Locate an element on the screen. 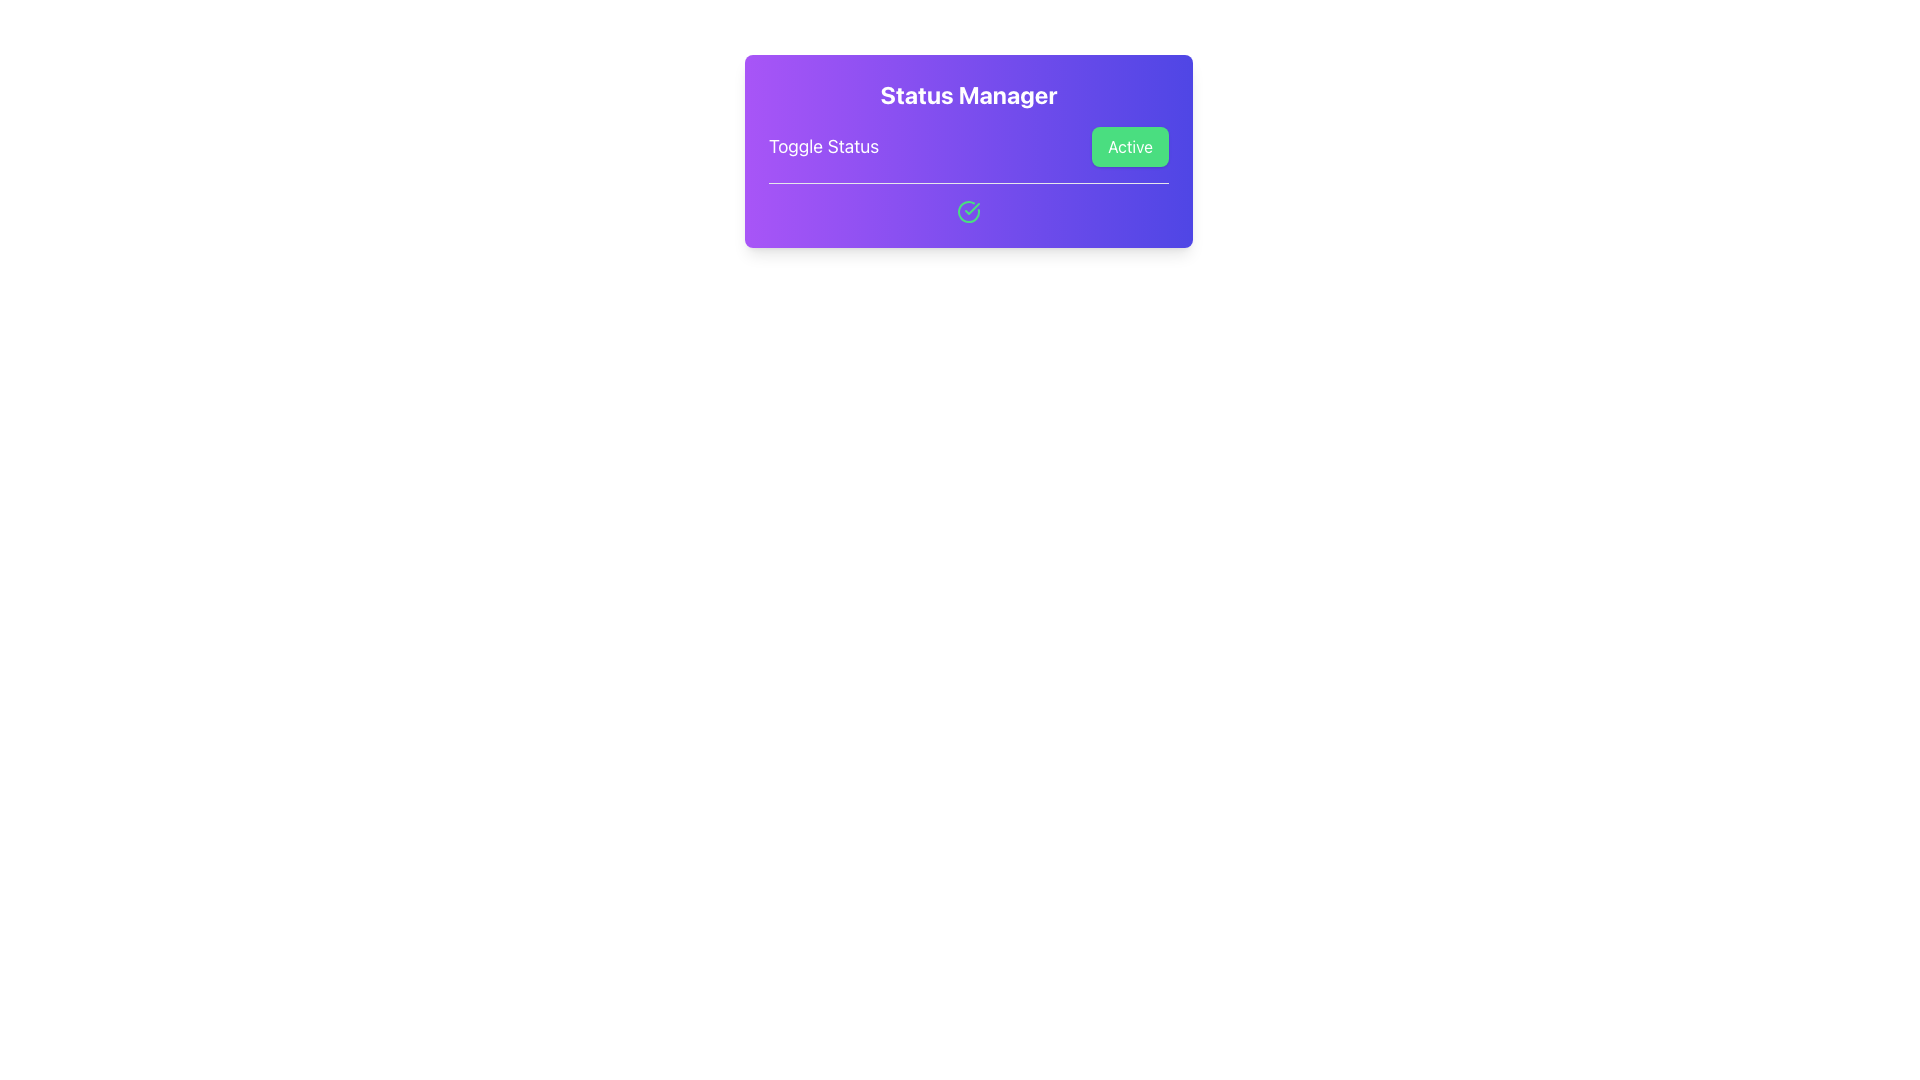 Image resolution: width=1920 pixels, height=1080 pixels. the 'Active' button located in the top-right corner of the 'Status Manager' card is located at coordinates (1130, 145).